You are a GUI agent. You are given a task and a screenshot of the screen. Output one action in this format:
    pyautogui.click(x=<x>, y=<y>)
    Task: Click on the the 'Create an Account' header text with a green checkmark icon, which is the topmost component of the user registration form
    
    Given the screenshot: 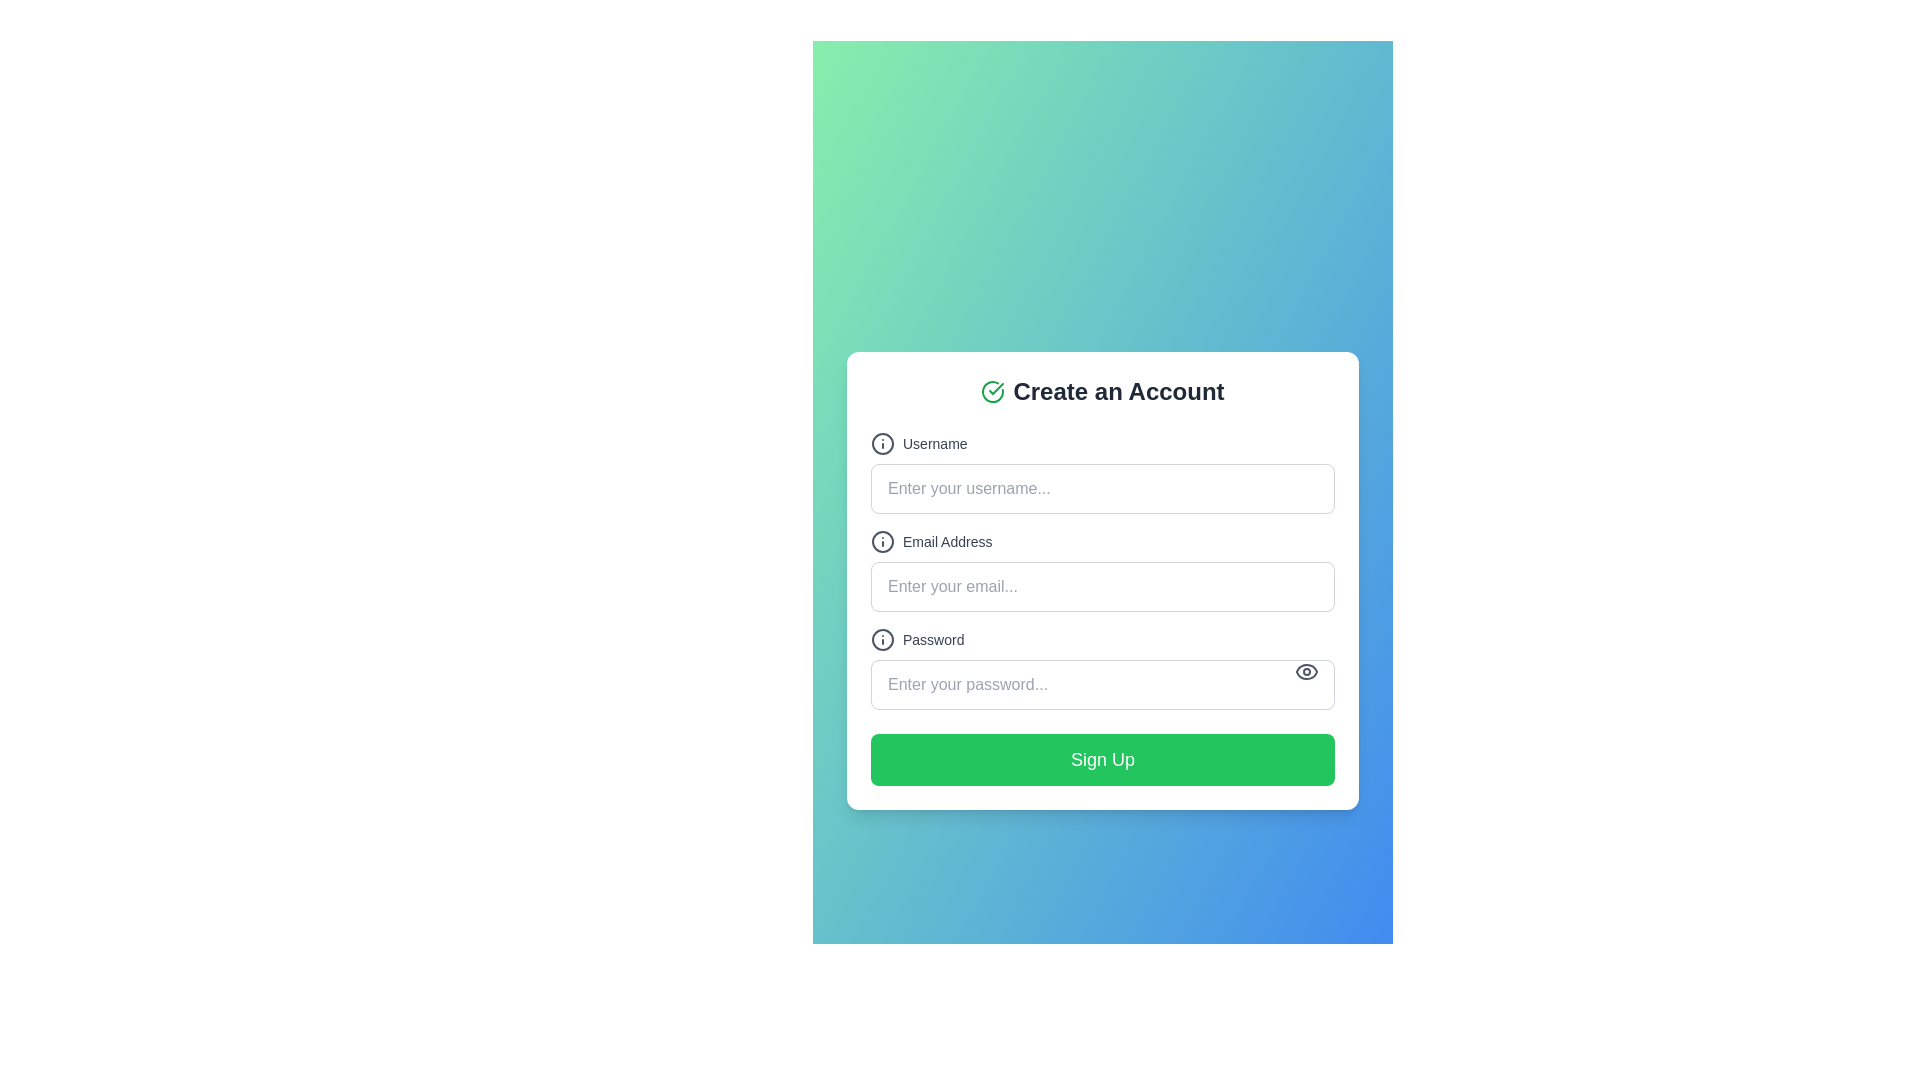 What is the action you would take?
    pyautogui.click(x=1102, y=392)
    